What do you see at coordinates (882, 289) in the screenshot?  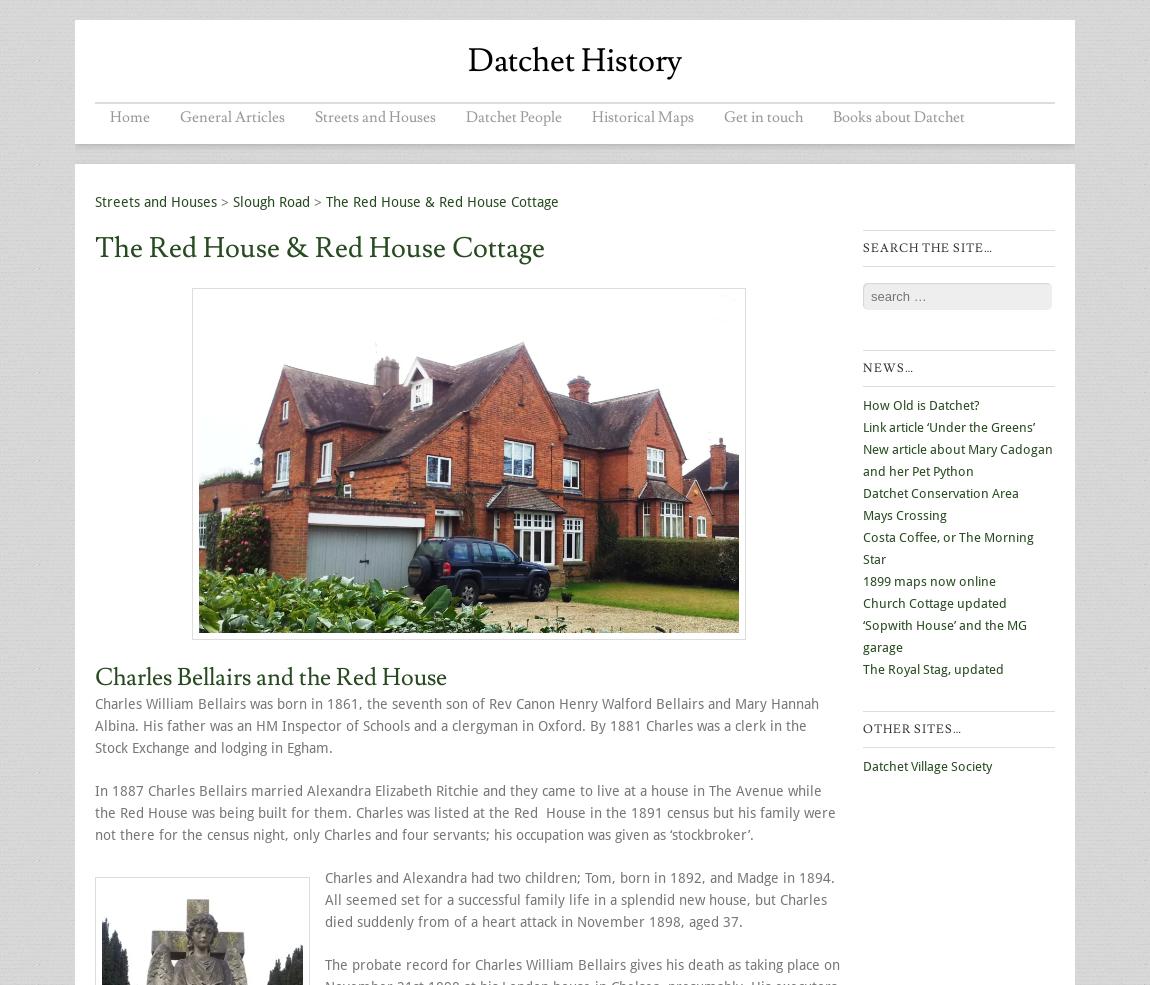 I see `'Search'` at bounding box center [882, 289].